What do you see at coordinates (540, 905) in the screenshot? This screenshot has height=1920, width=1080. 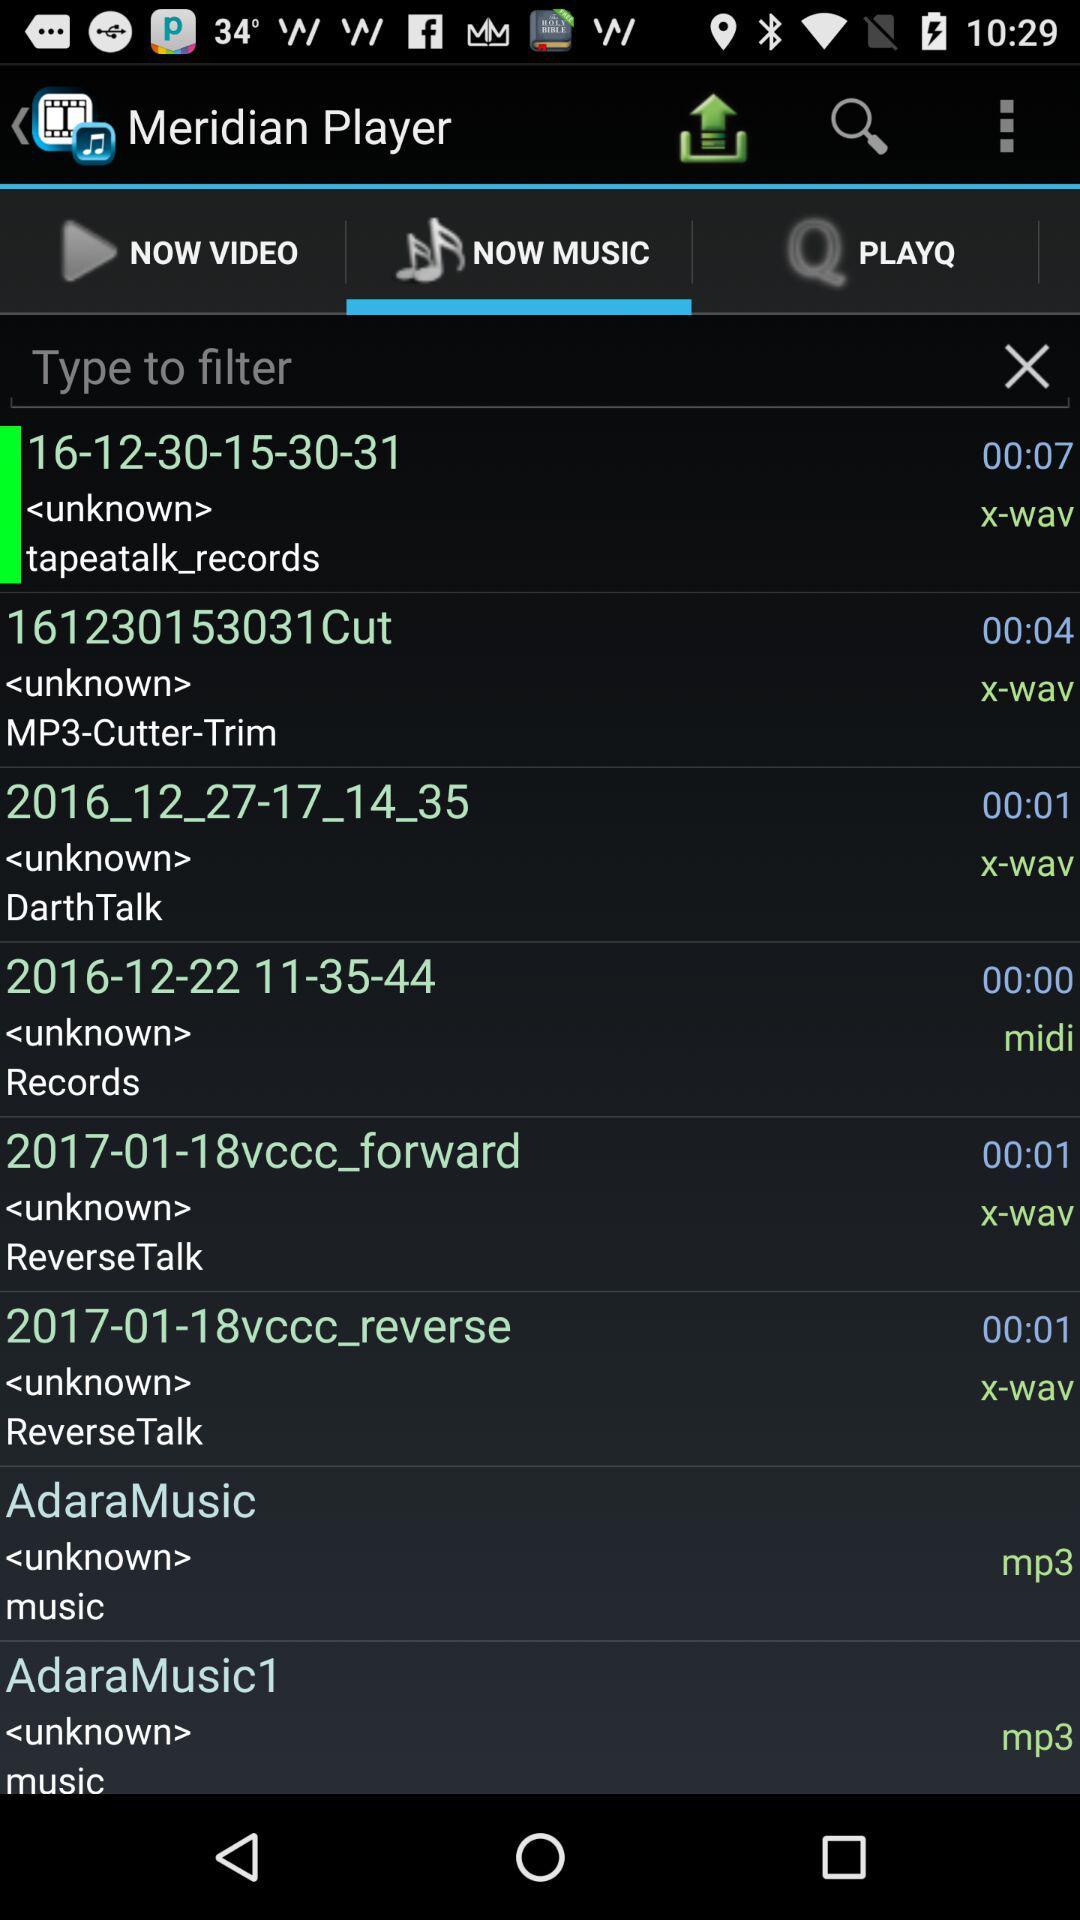 I see `the darthtalk app` at bounding box center [540, 905].